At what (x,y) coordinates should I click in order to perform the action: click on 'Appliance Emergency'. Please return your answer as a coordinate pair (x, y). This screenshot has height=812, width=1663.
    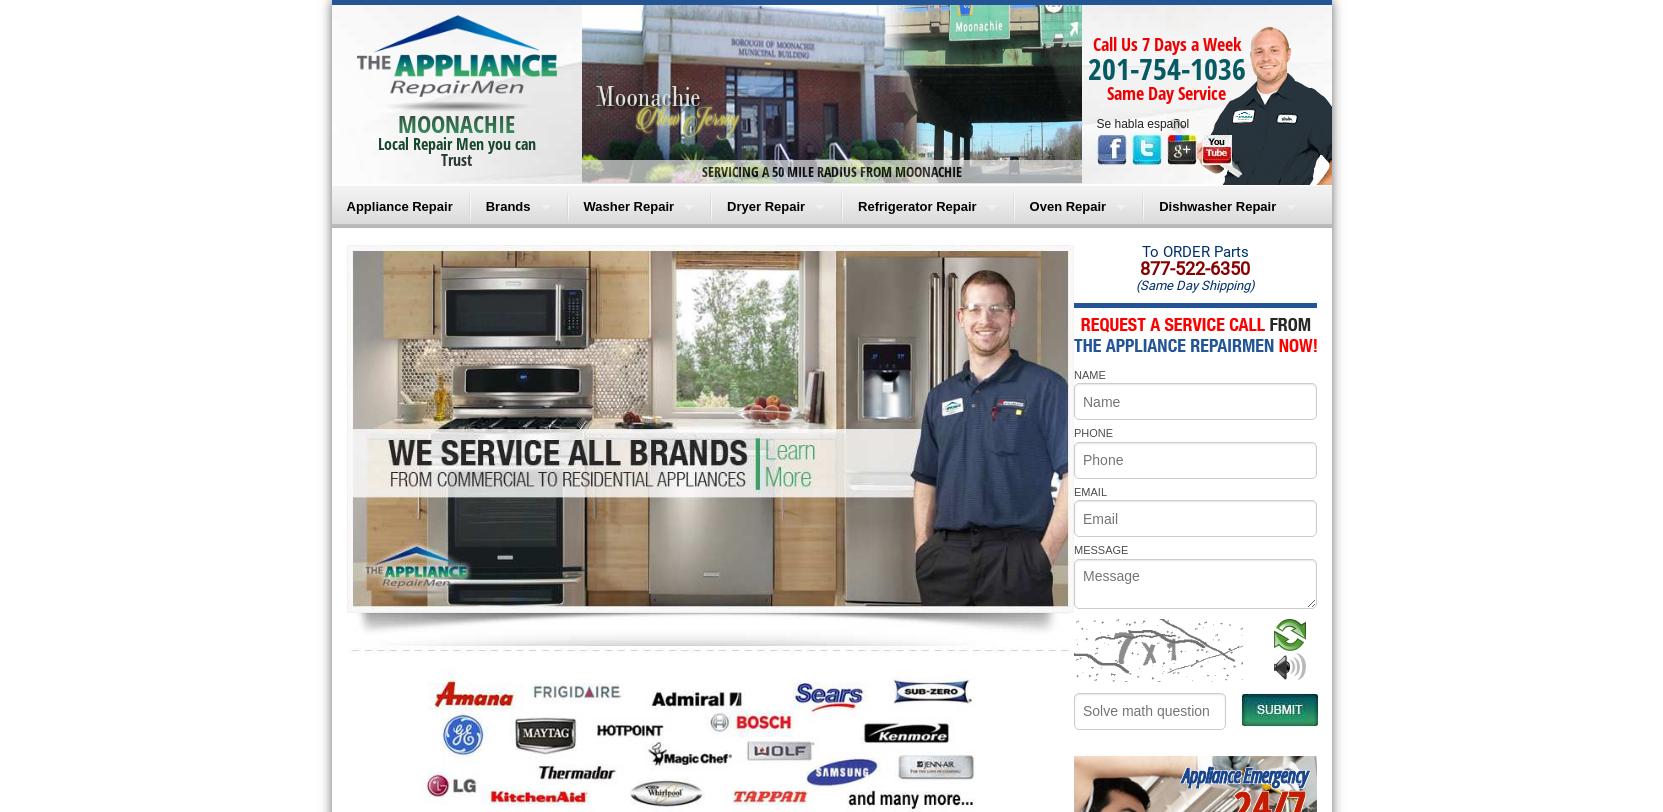
    Looking at the image, I should click on (1242, 774).